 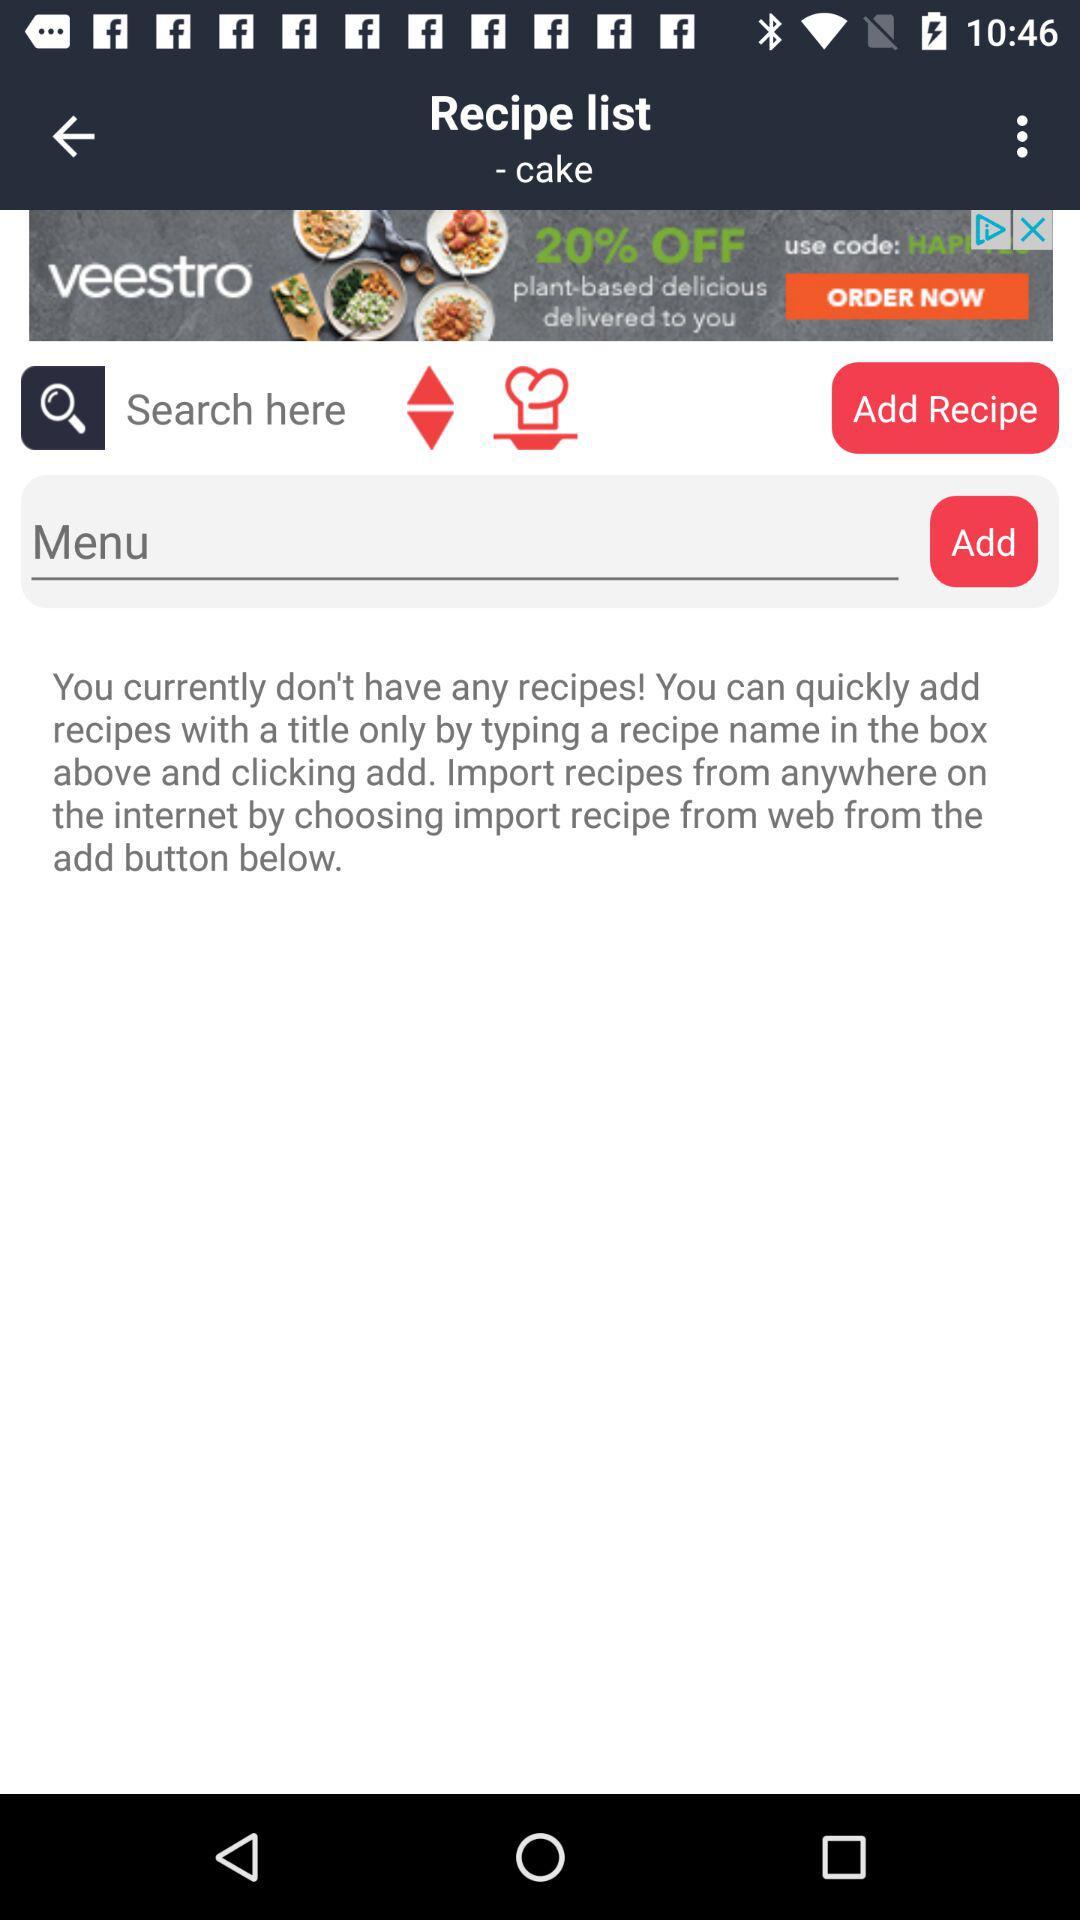 I want to click on go back, so click(x=429, y=407).